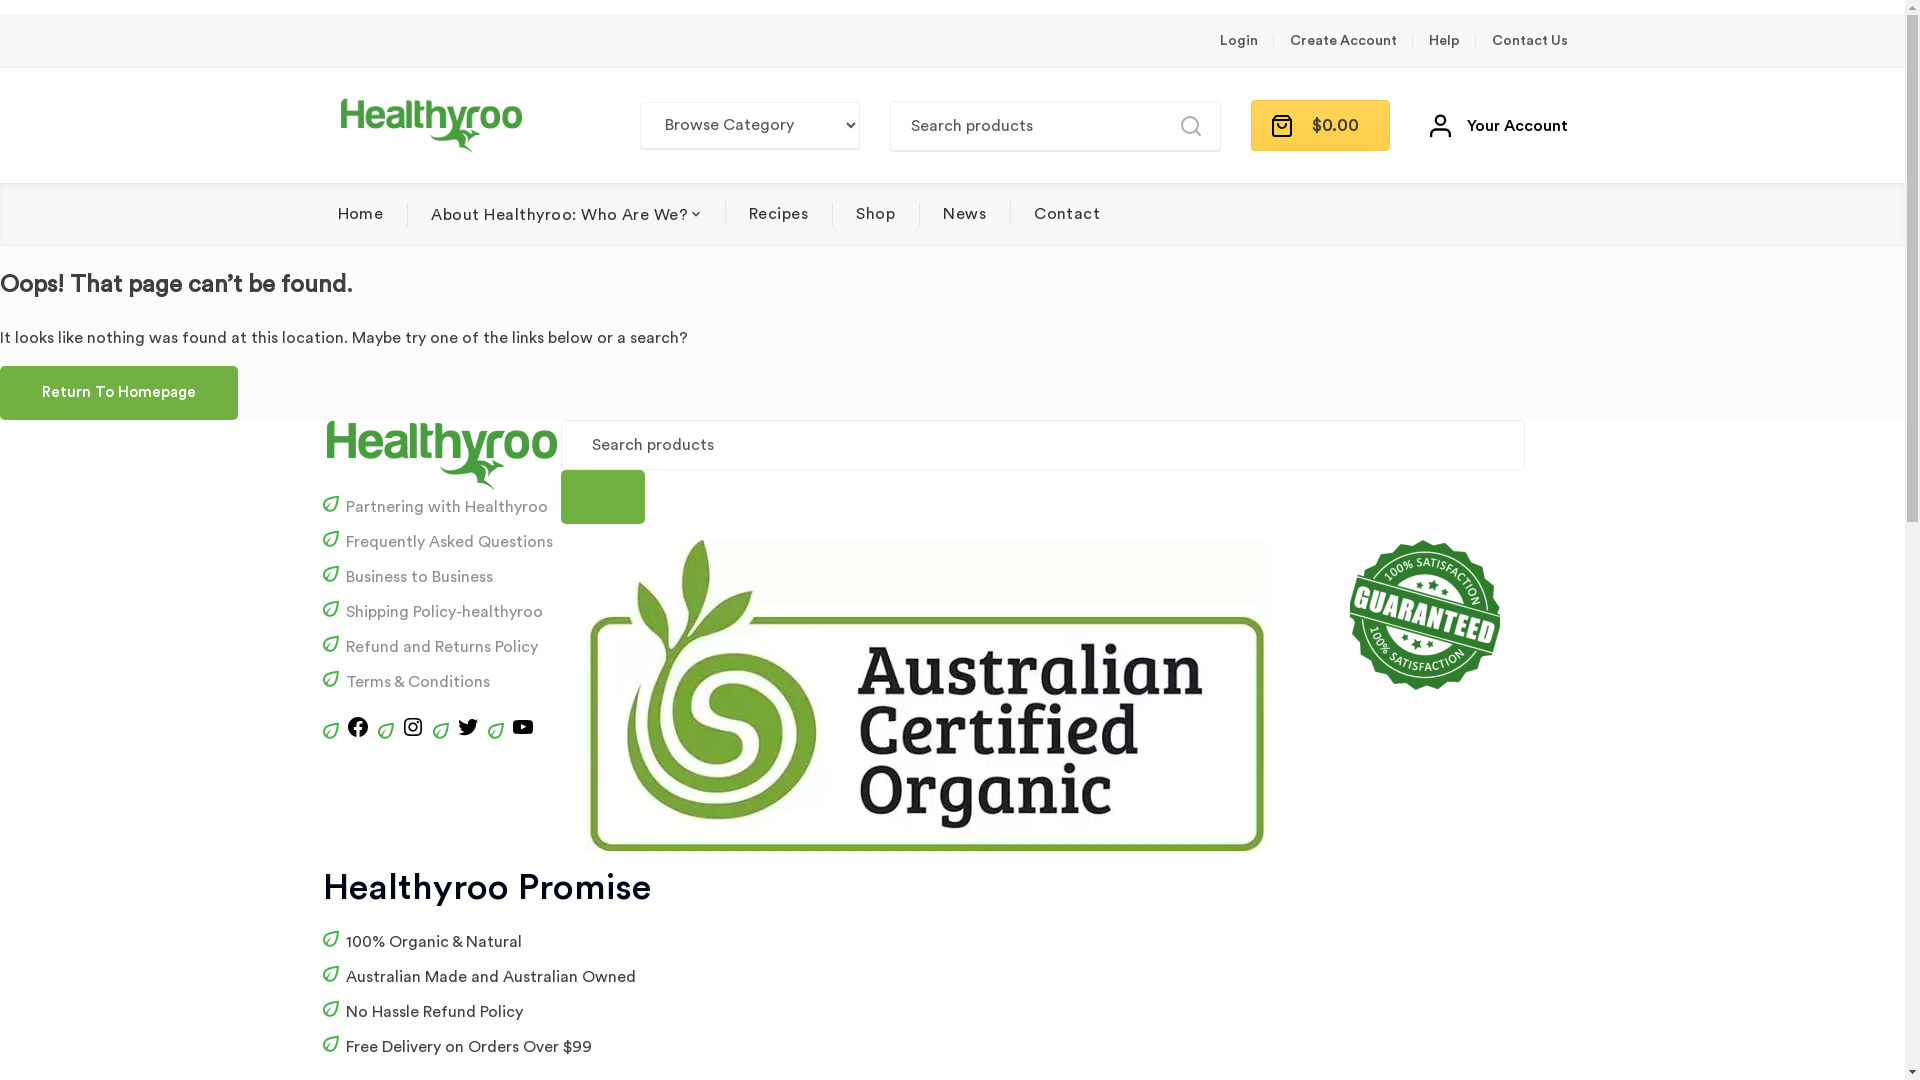  I want to click on 'News', so click(964, 213).